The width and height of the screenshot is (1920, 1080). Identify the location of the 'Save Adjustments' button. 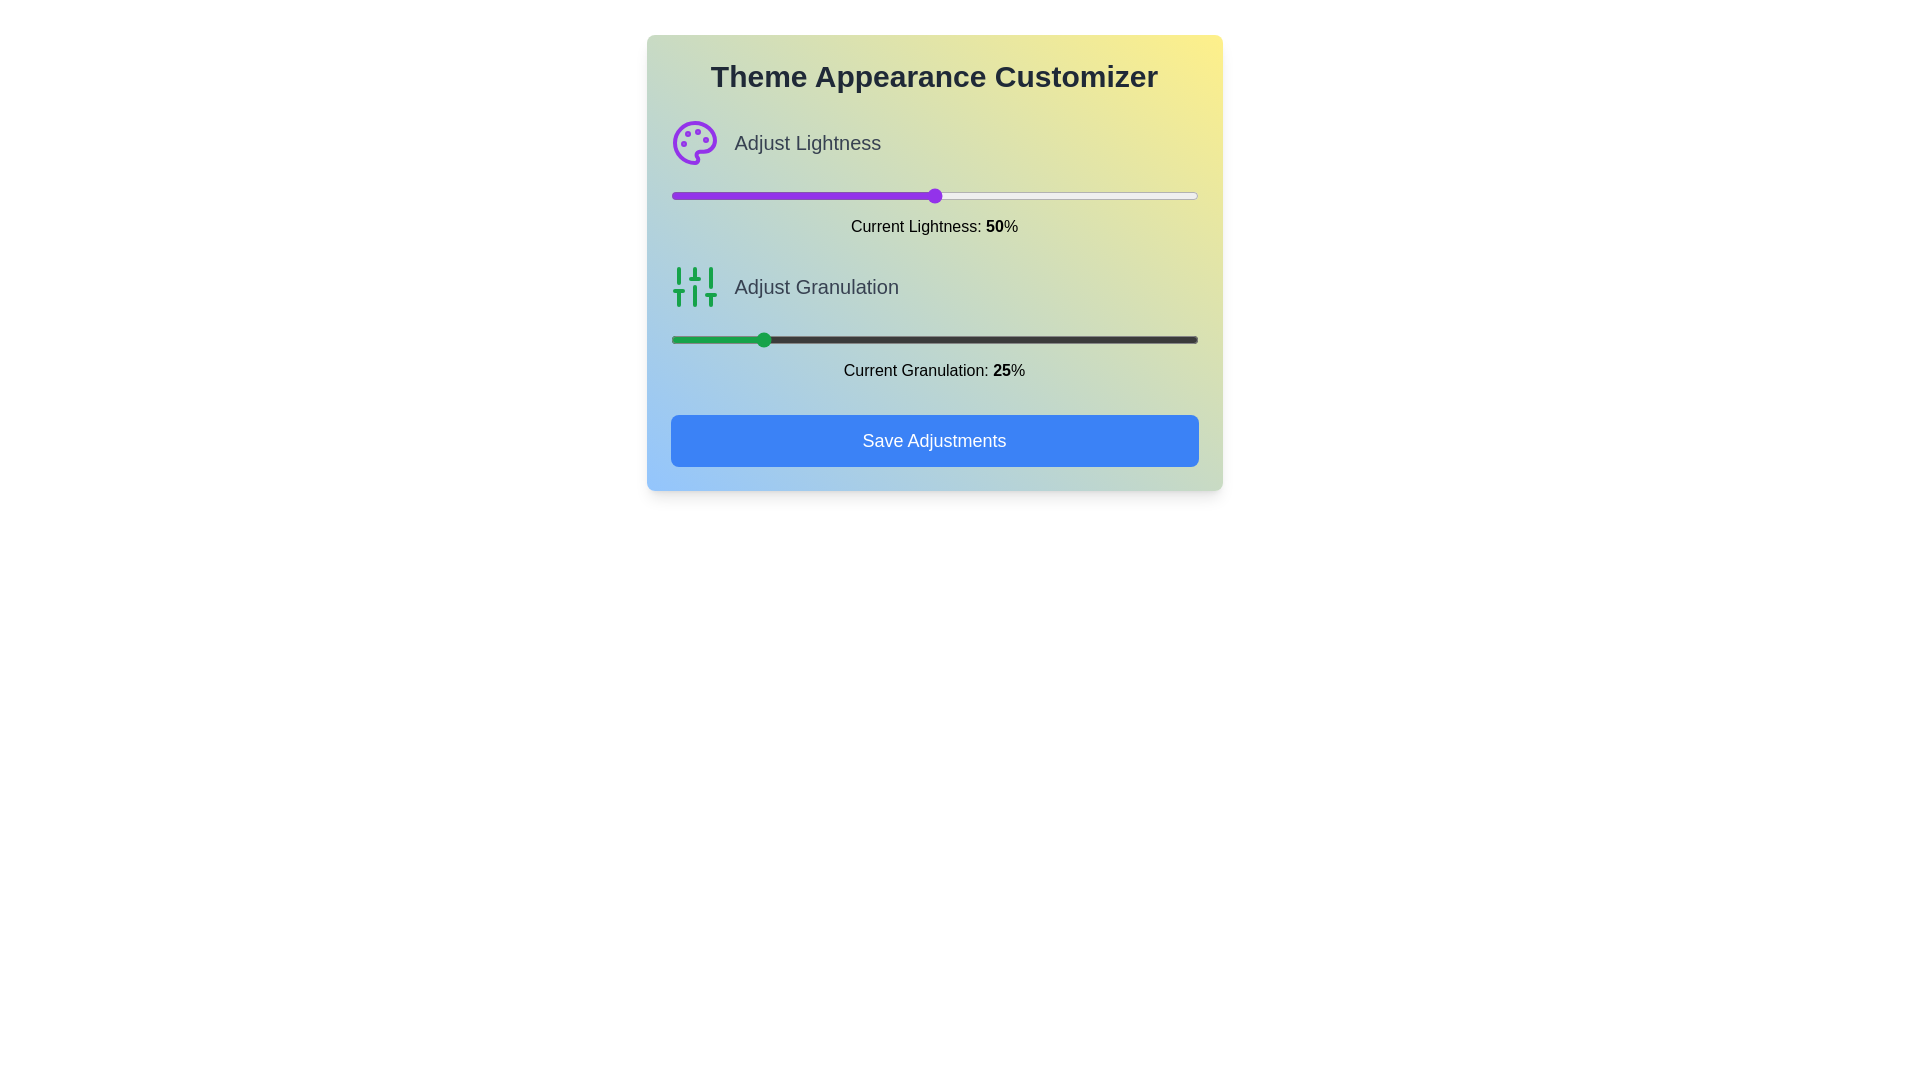
(933, 439).